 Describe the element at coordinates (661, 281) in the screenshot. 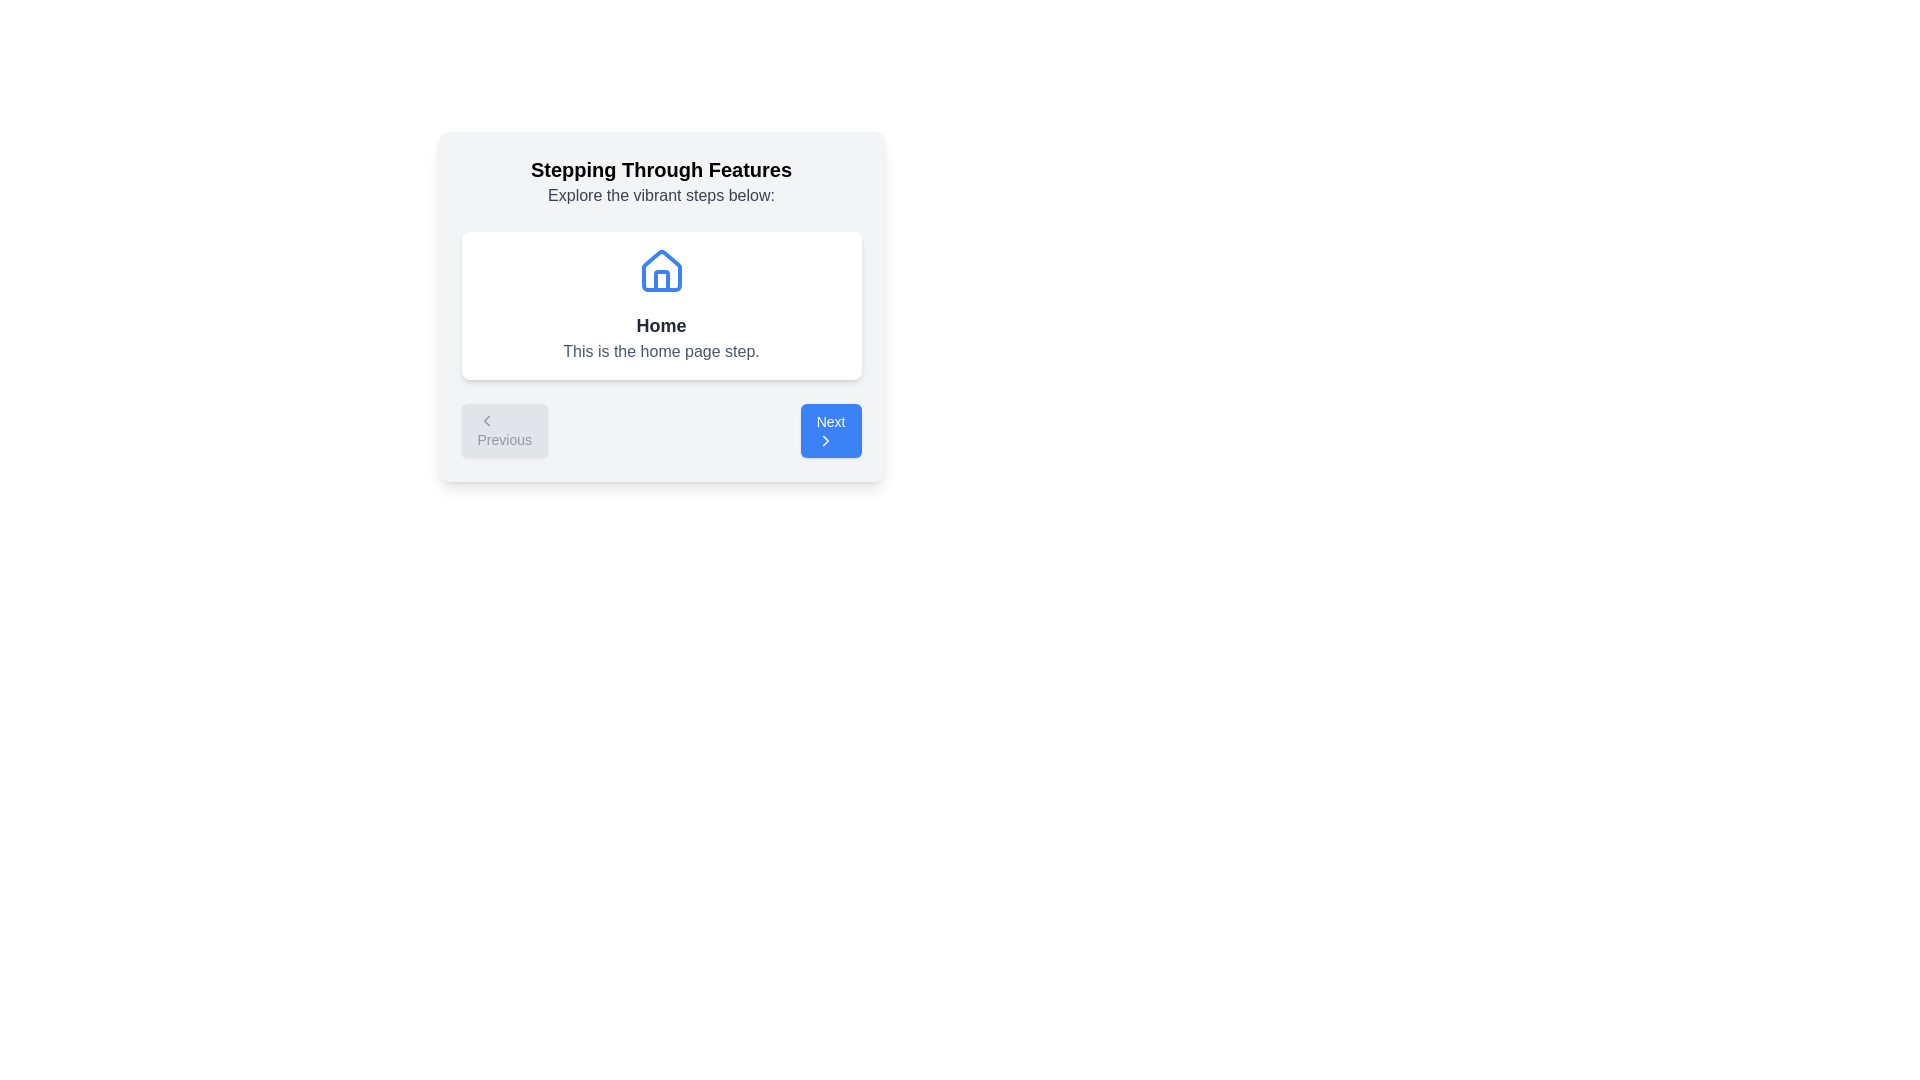

I see `the small graphical representation of a door within the house icon, which is outlined with a blue stroke and positioned above the 'Home' text` at that location.